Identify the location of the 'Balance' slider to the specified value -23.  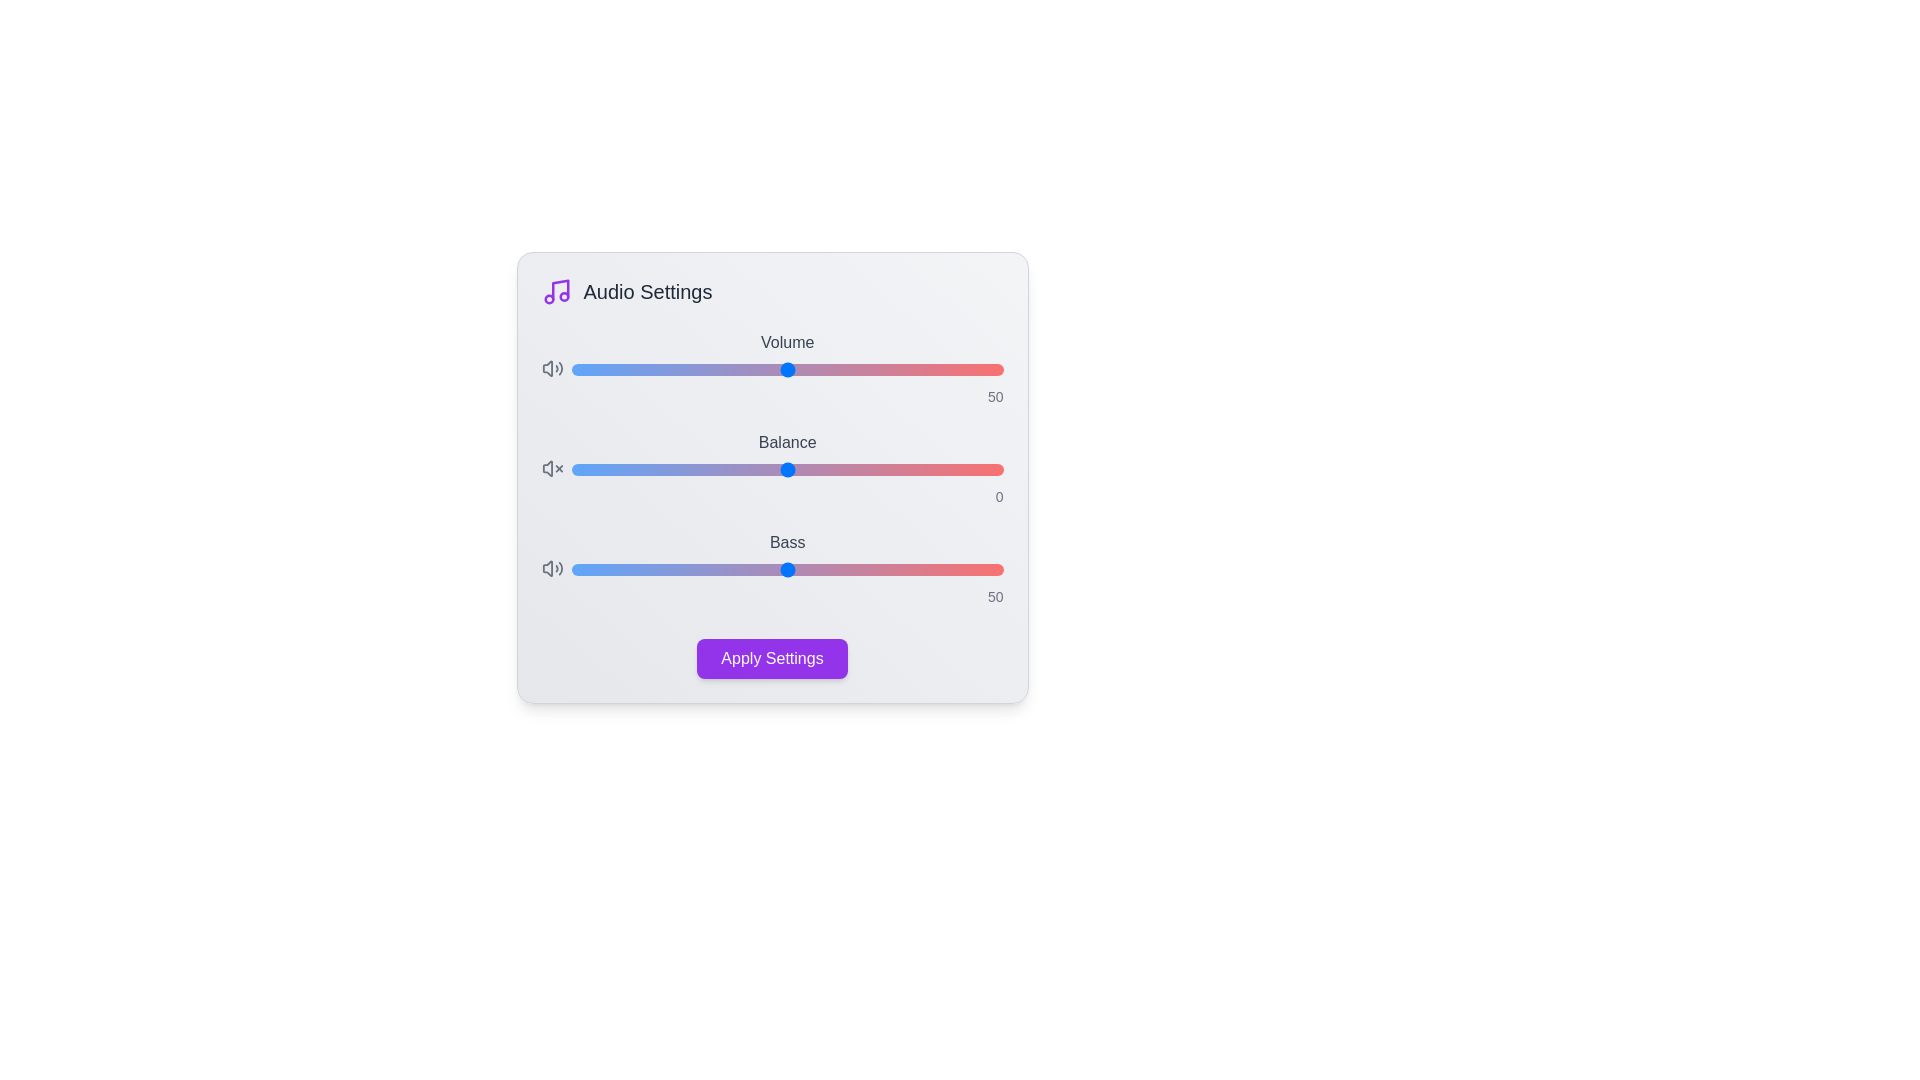
(688, 470).